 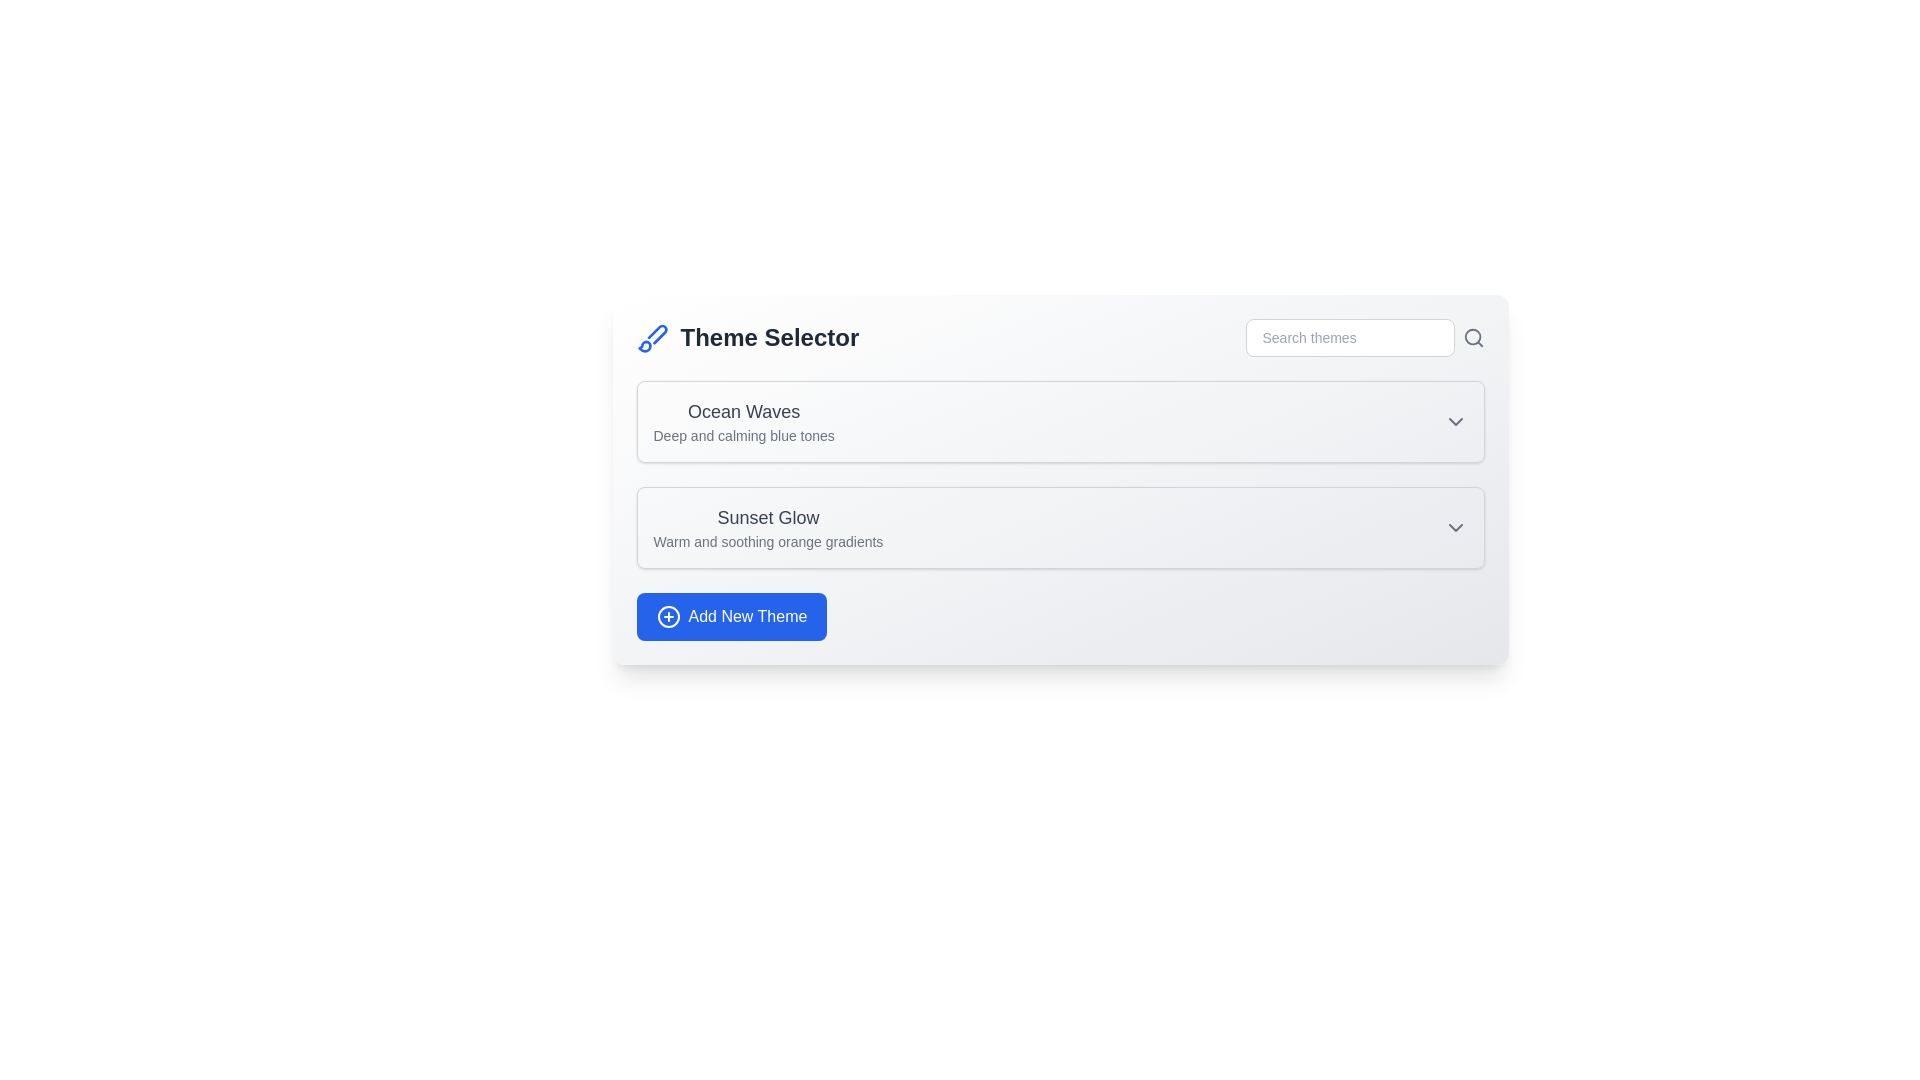 What do you see at coordinates (743, 420) in the screenshot?
I see `the 'Ocean Waves' text display component, which consists of two lines of text` at bounding box center [743, 420].